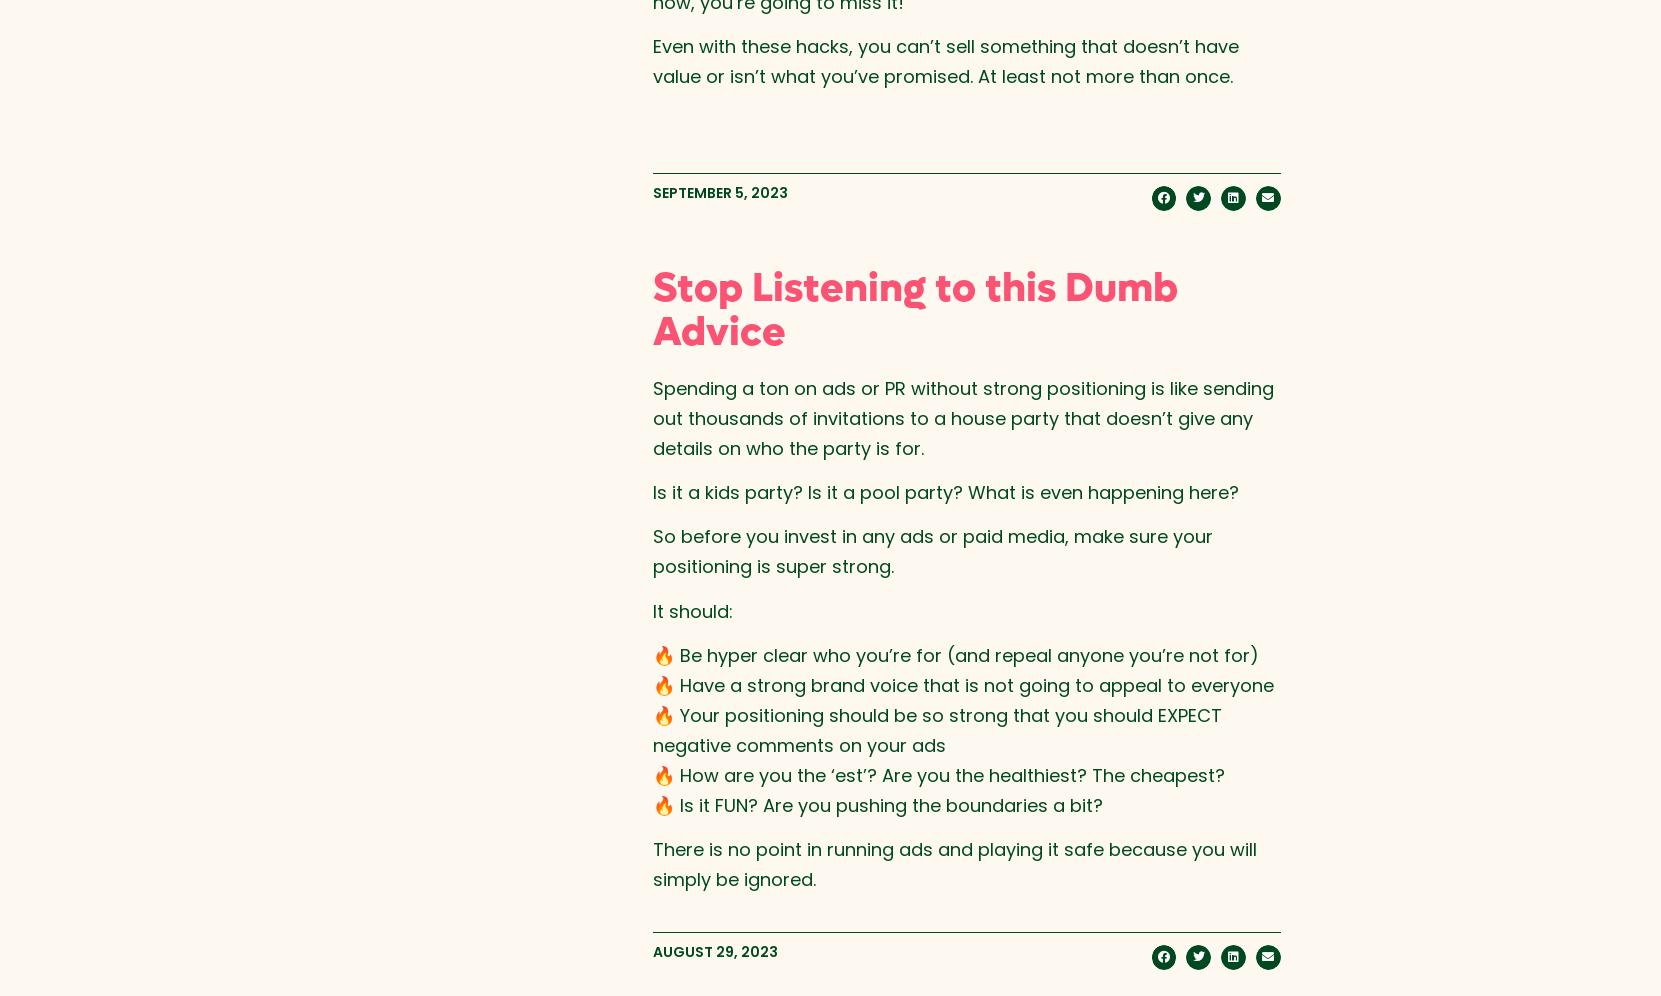 The width and height of the screenshot is (1661, 996). I want to click on 'So before you invest in any ads or paid media, make sure your positioning is super strong.', so click(930, 550).